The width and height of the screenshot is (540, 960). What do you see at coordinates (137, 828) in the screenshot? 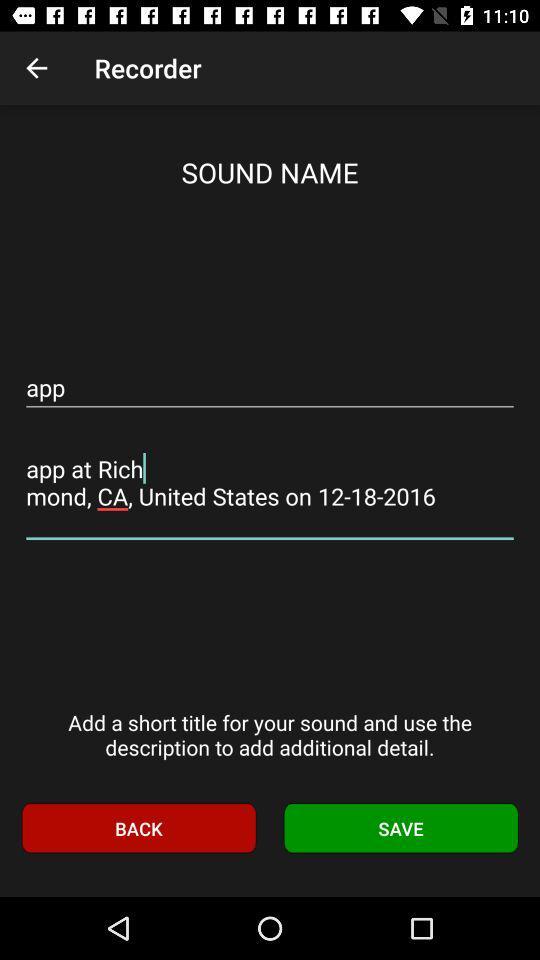
I see `icon at the bottom left corner` at bounding box center [137, 828].